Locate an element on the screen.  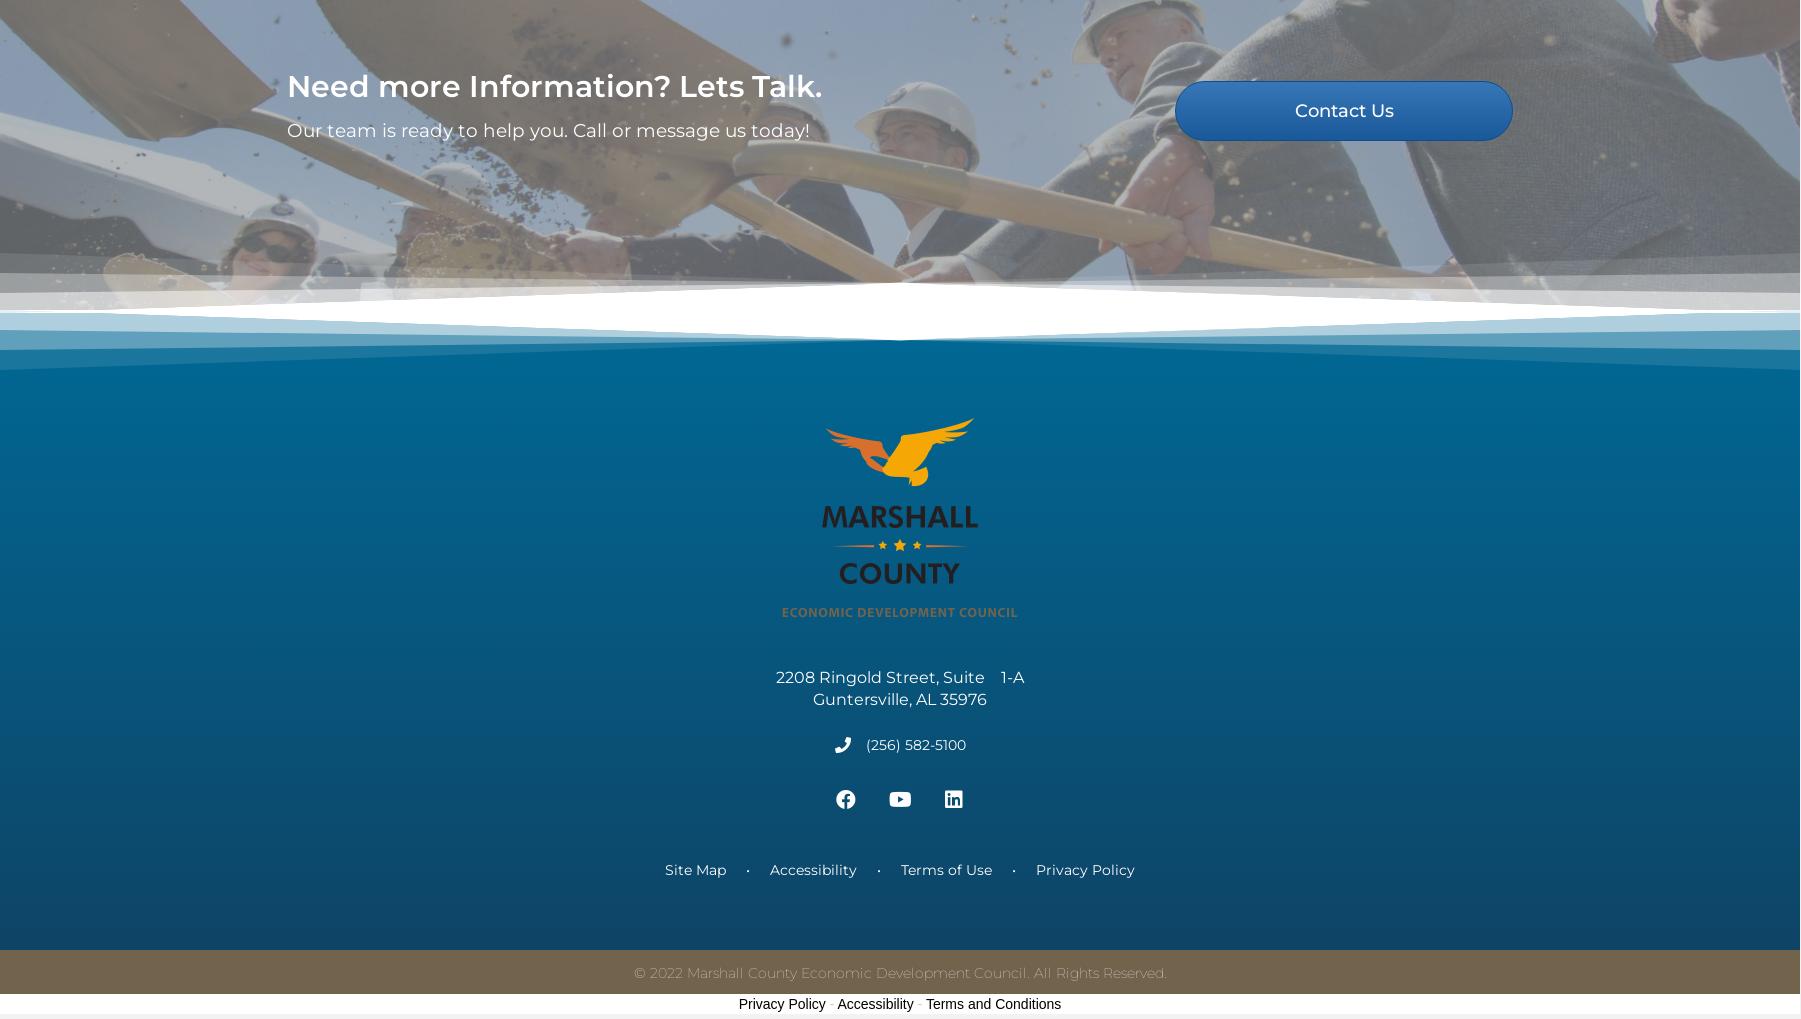
'Site Map' is located at coordinates (696, 896).